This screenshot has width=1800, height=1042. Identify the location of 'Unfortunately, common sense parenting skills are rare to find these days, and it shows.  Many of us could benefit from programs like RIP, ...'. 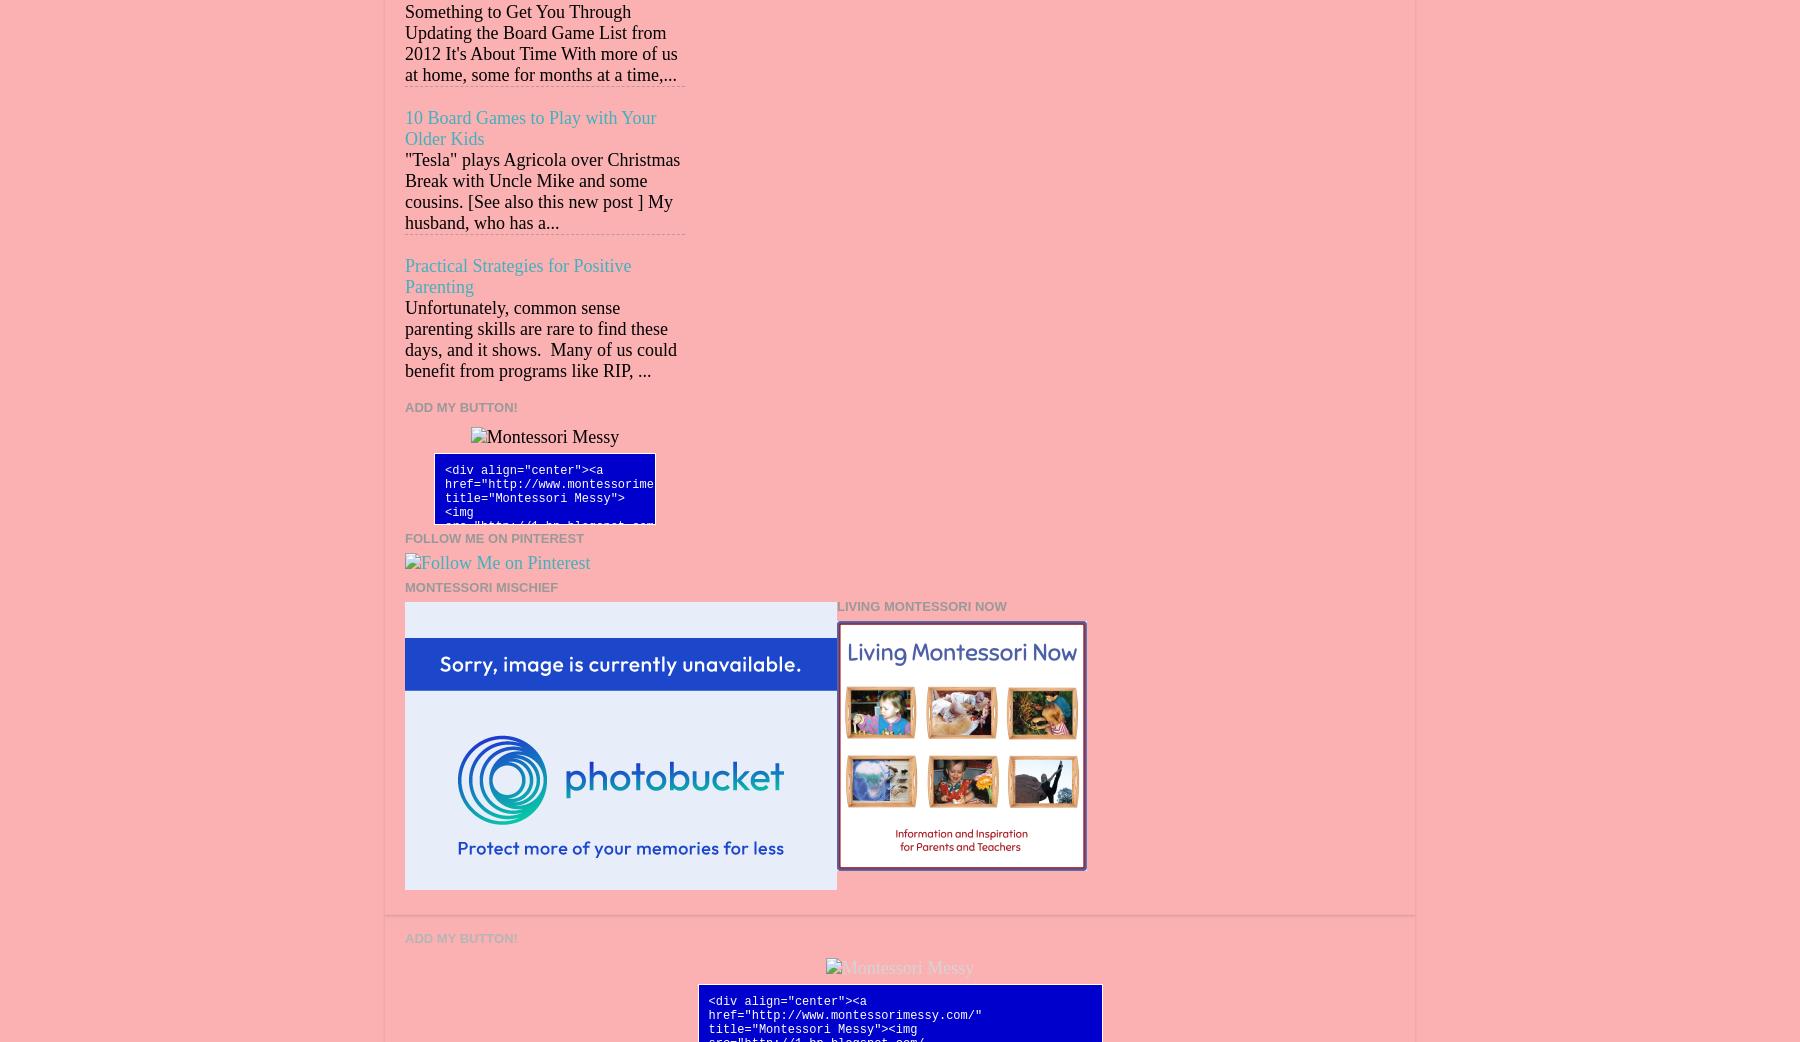
(539, 339).